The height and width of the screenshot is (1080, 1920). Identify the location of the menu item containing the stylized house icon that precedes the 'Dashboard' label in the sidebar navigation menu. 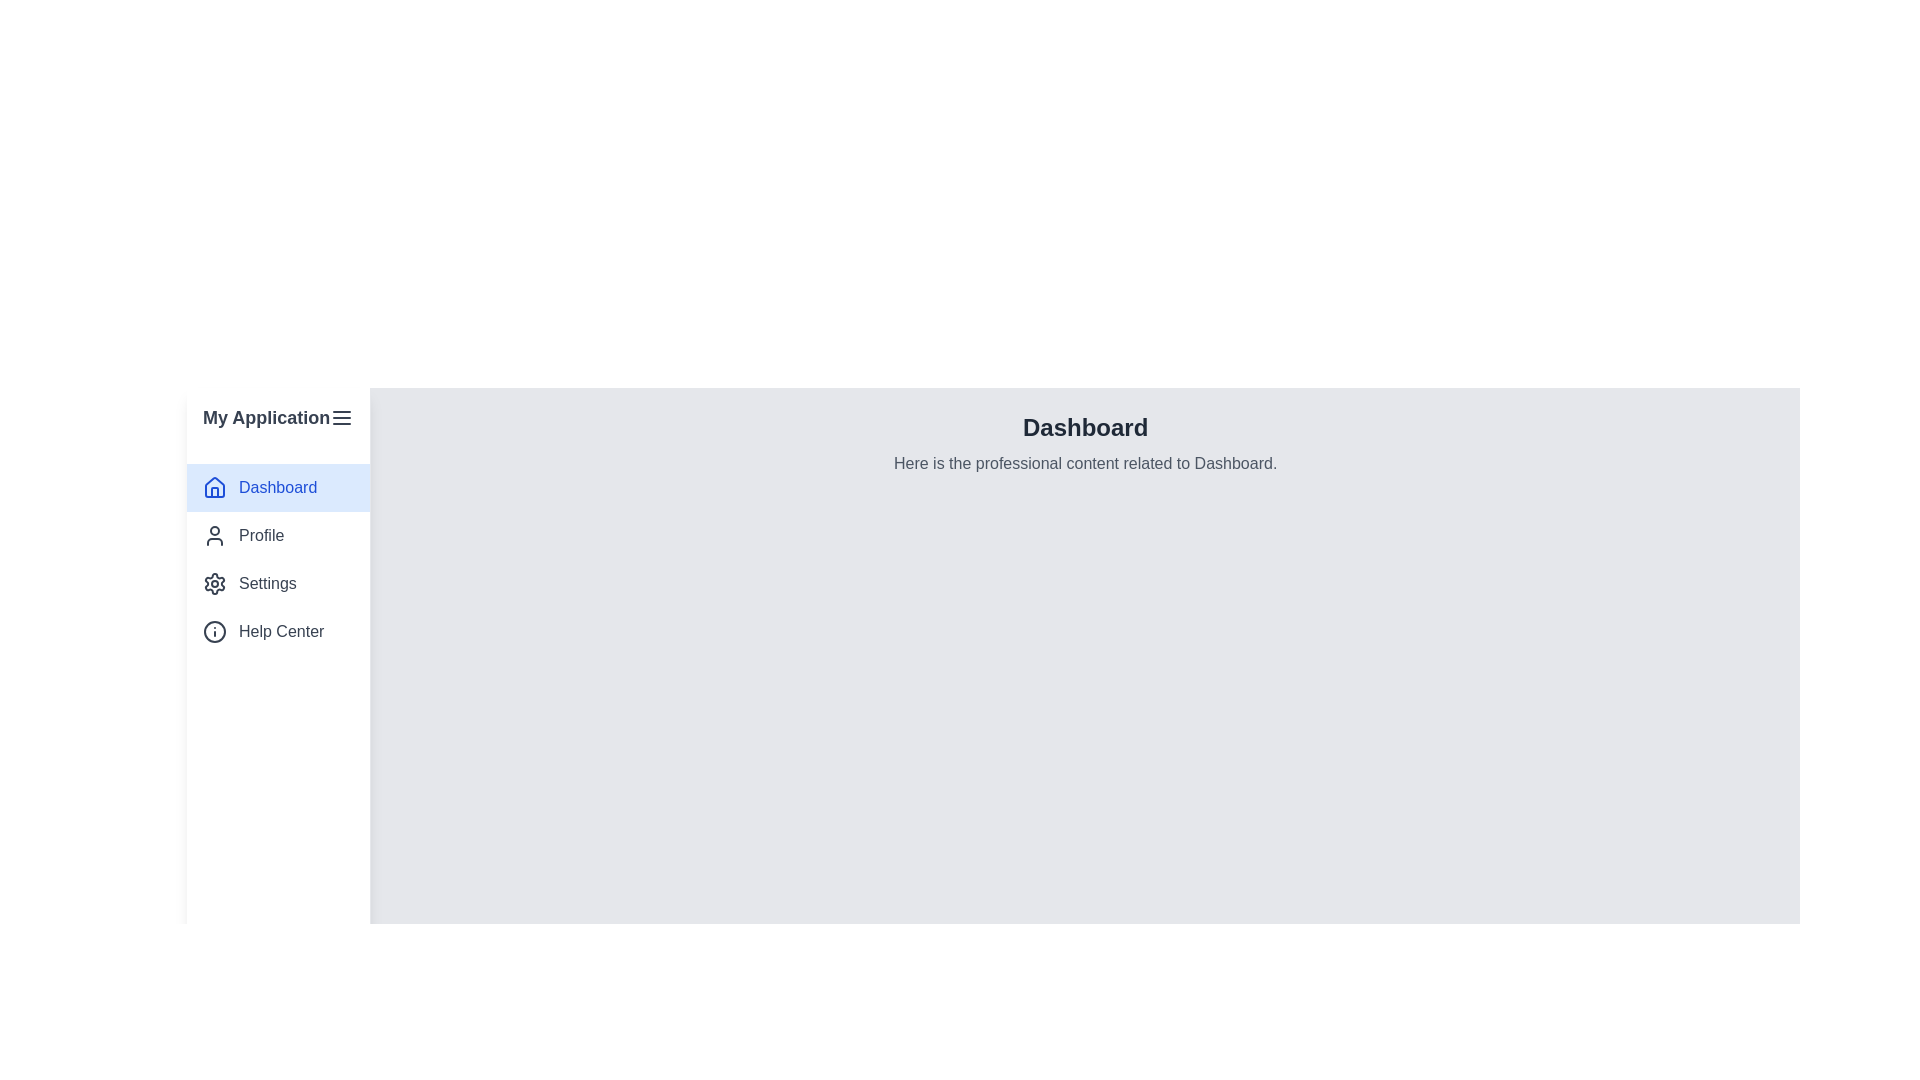
(215, 486).